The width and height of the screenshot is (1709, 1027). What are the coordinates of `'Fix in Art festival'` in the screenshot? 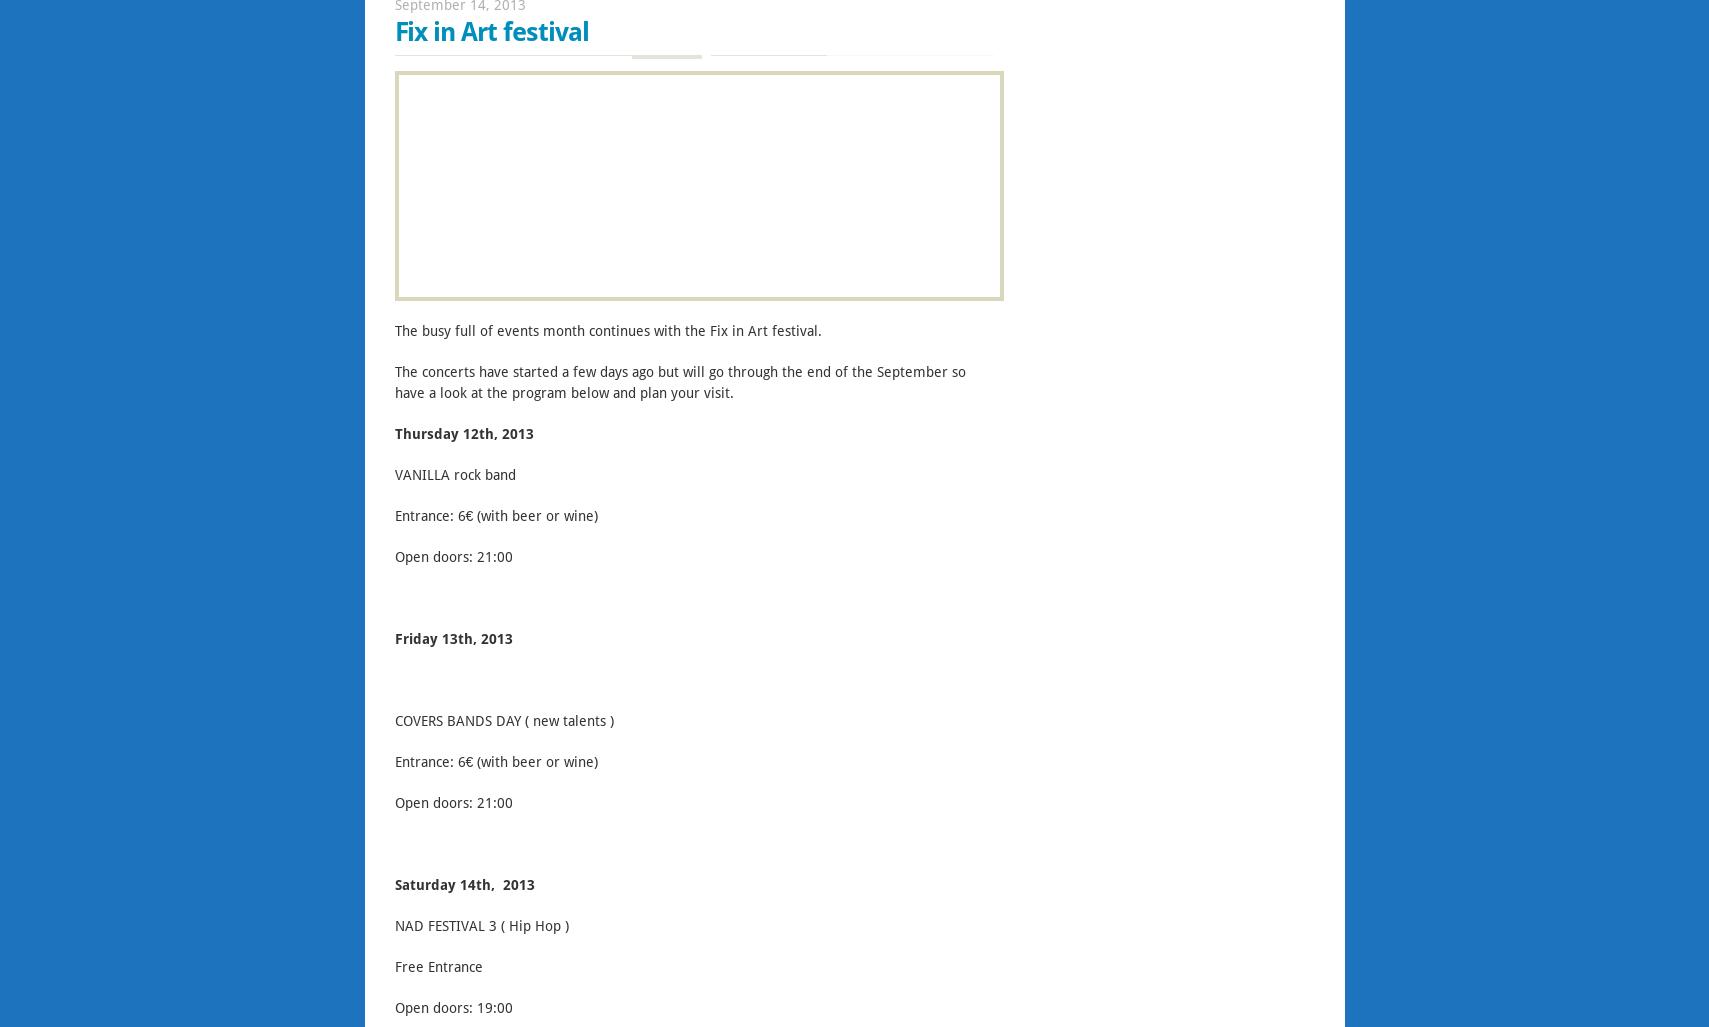 It's located at (489, 32).